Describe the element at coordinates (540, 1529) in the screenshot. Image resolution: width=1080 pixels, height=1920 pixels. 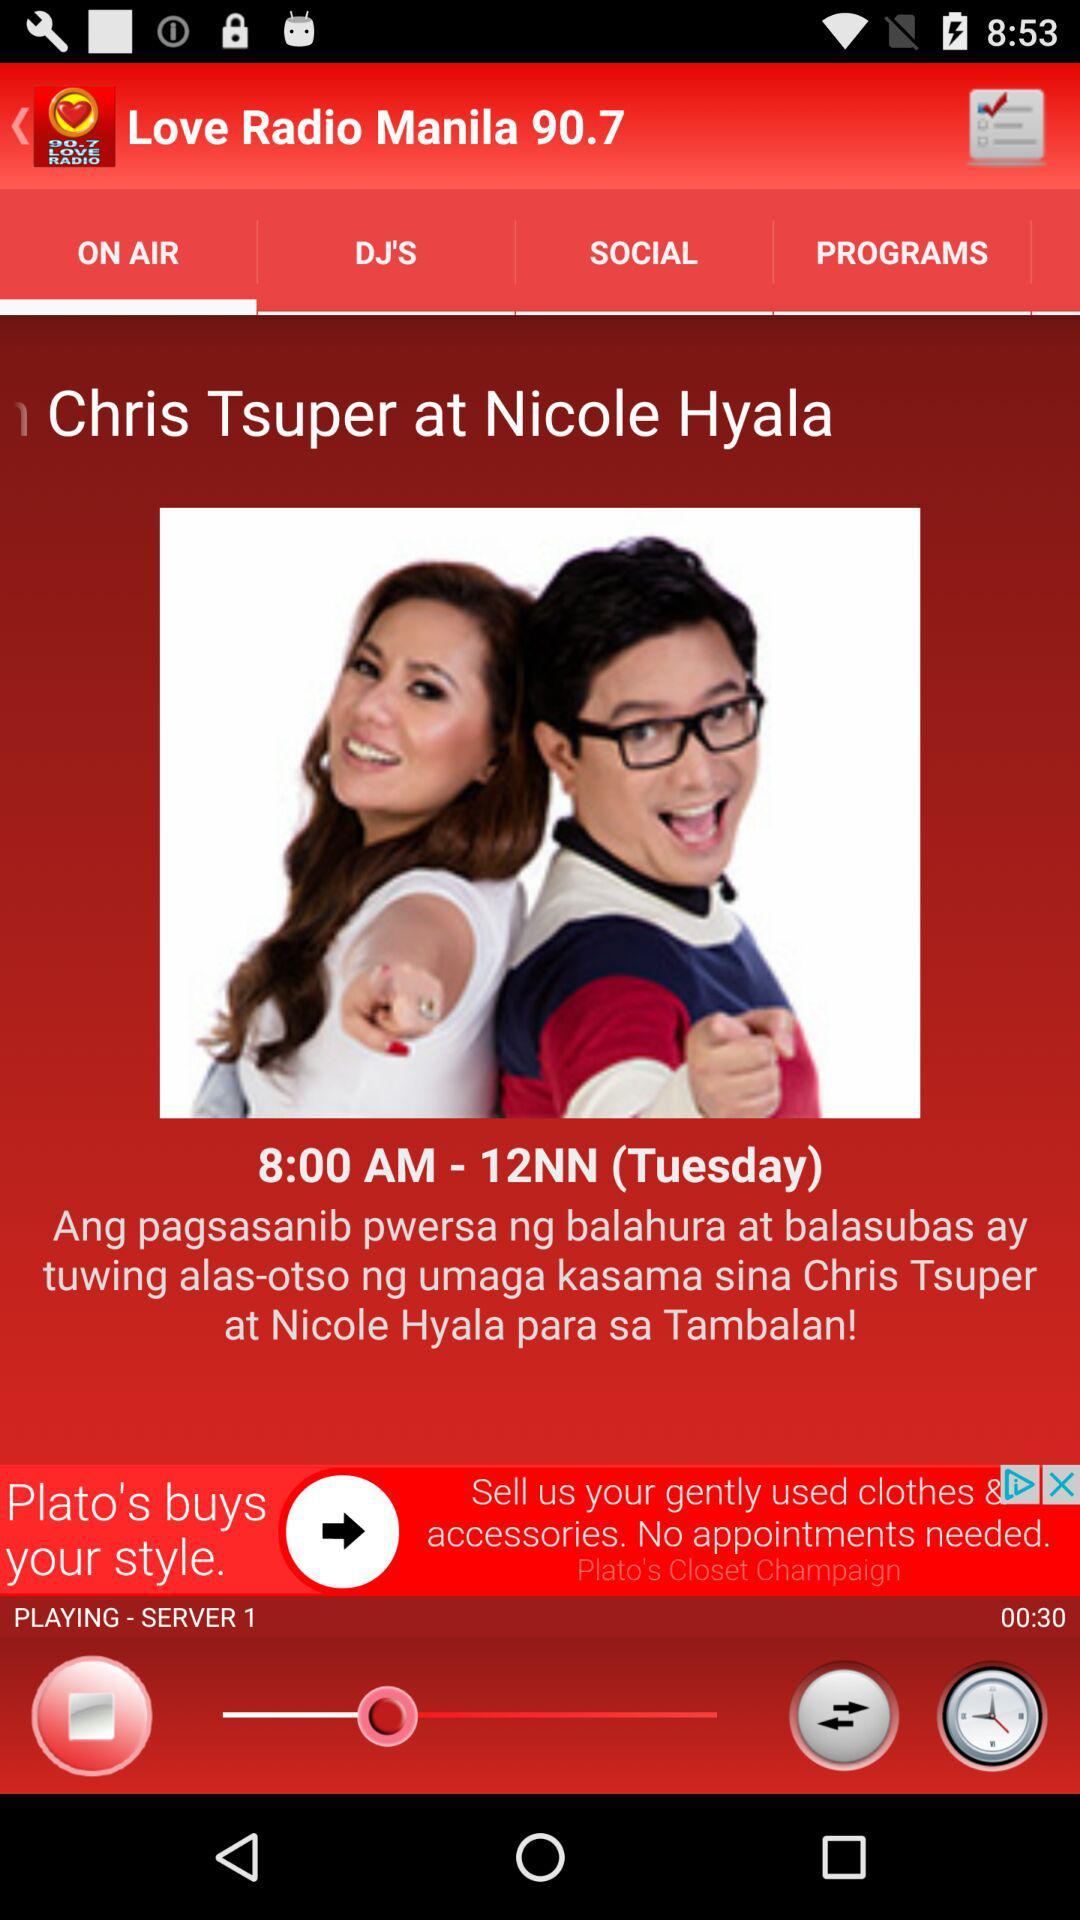
I see `advertisement option` at that location.